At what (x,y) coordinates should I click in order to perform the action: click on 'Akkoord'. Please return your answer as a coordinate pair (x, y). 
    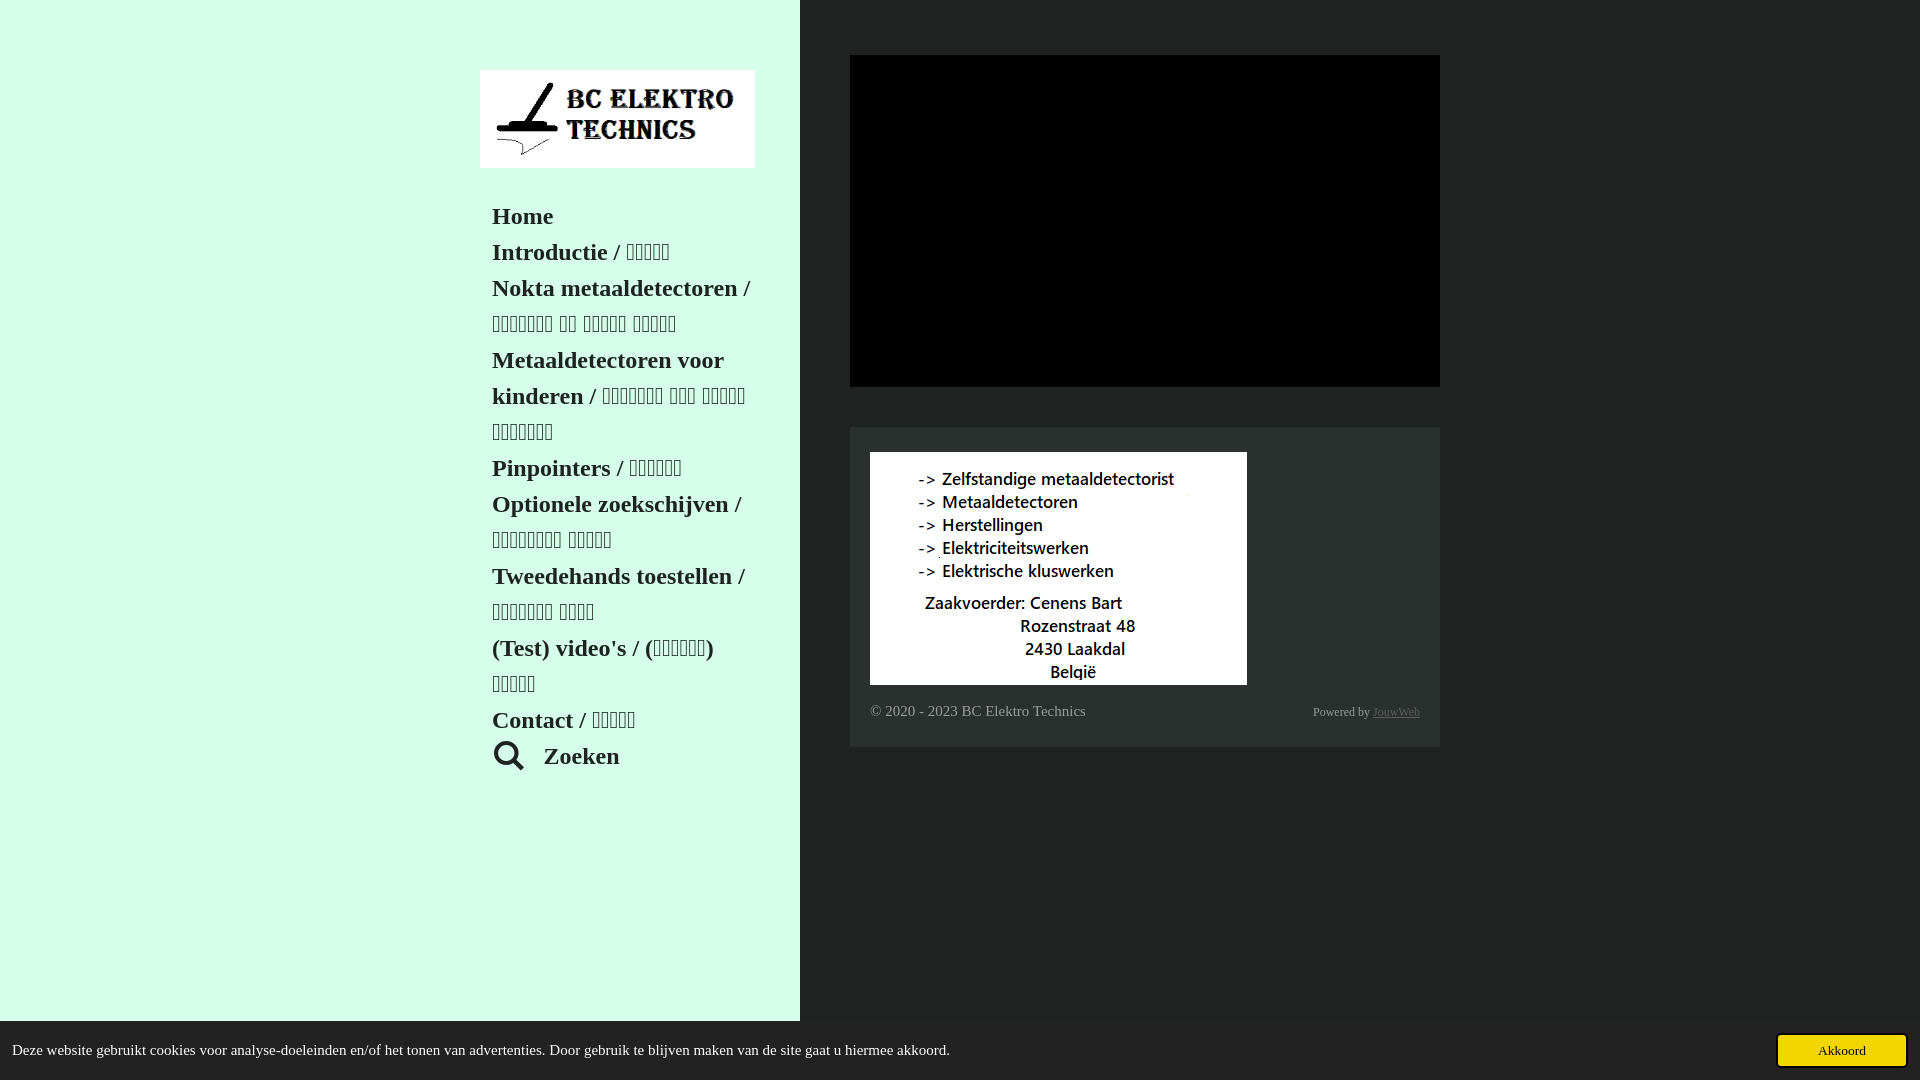
    Looking at the image, I should click on (1841, 1049).